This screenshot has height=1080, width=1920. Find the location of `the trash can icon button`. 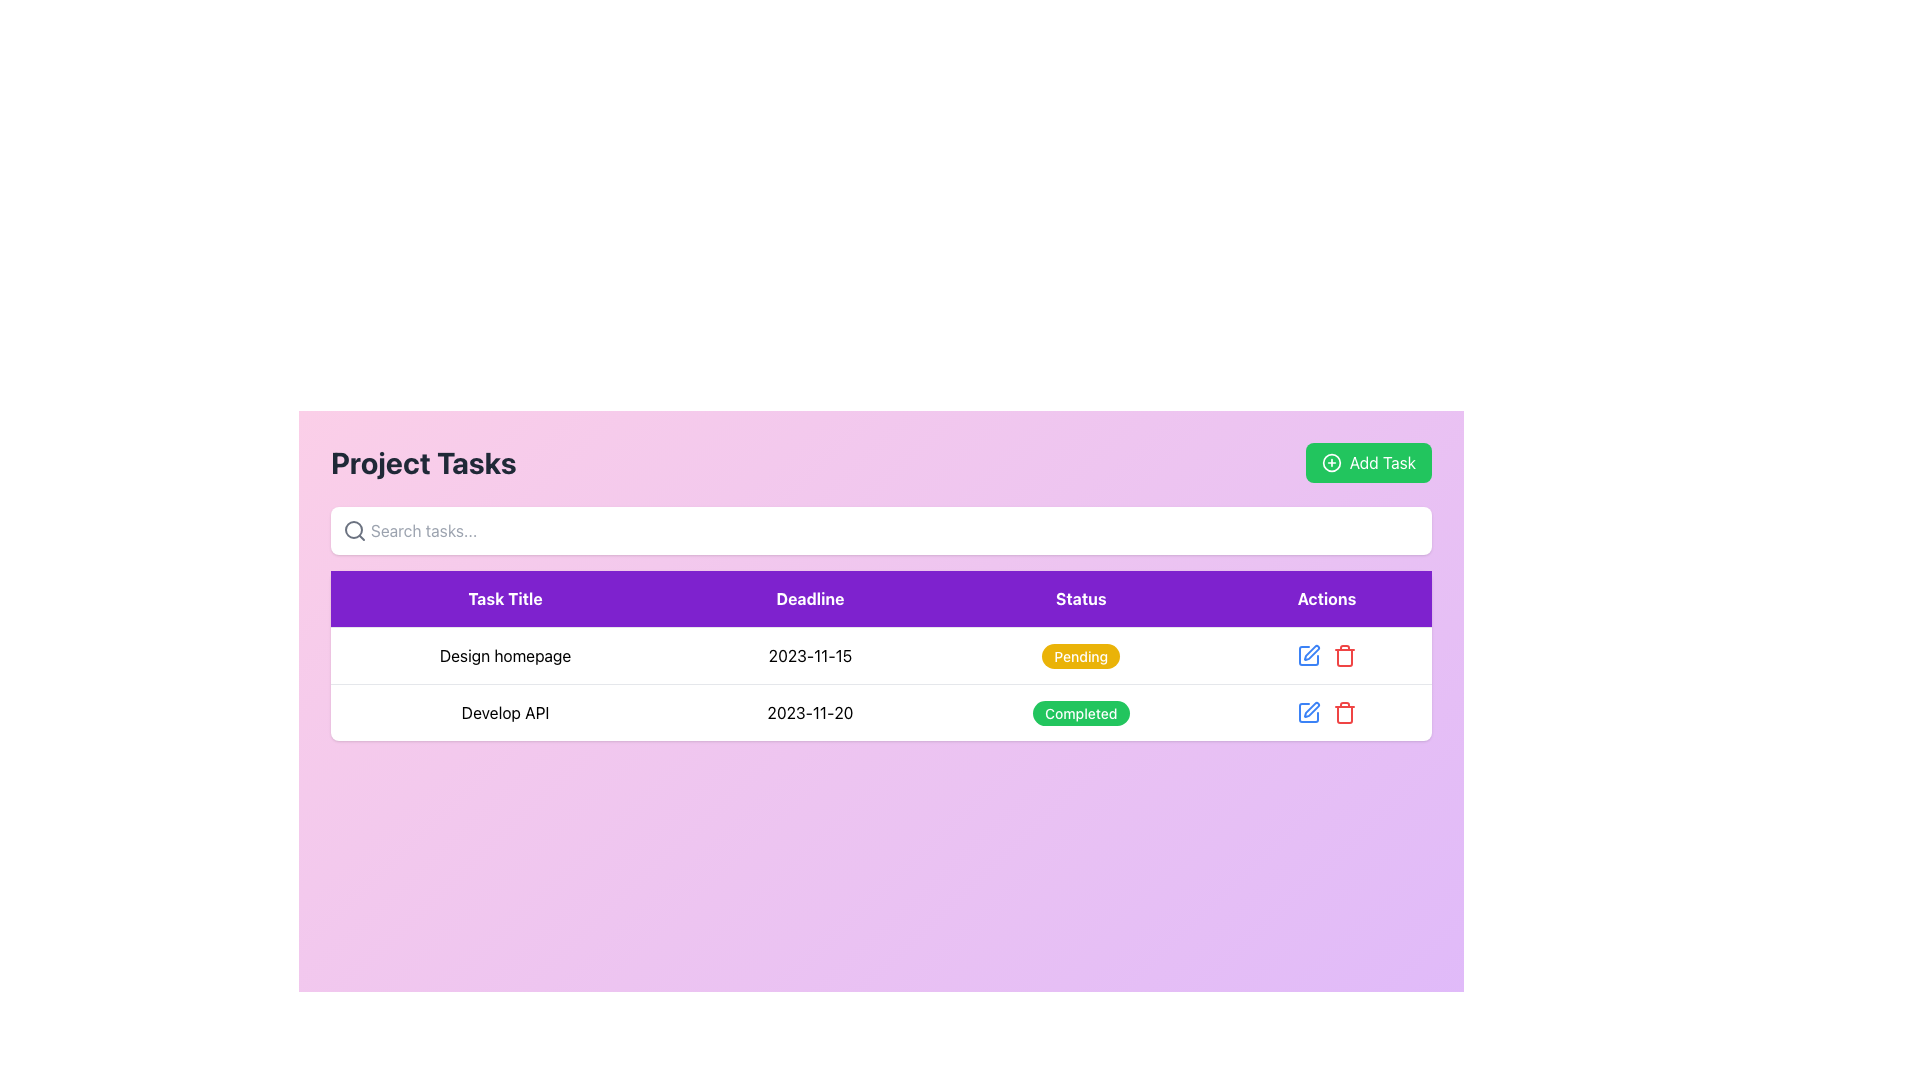

the trash can icon button is located at coordinates (1344, 712).